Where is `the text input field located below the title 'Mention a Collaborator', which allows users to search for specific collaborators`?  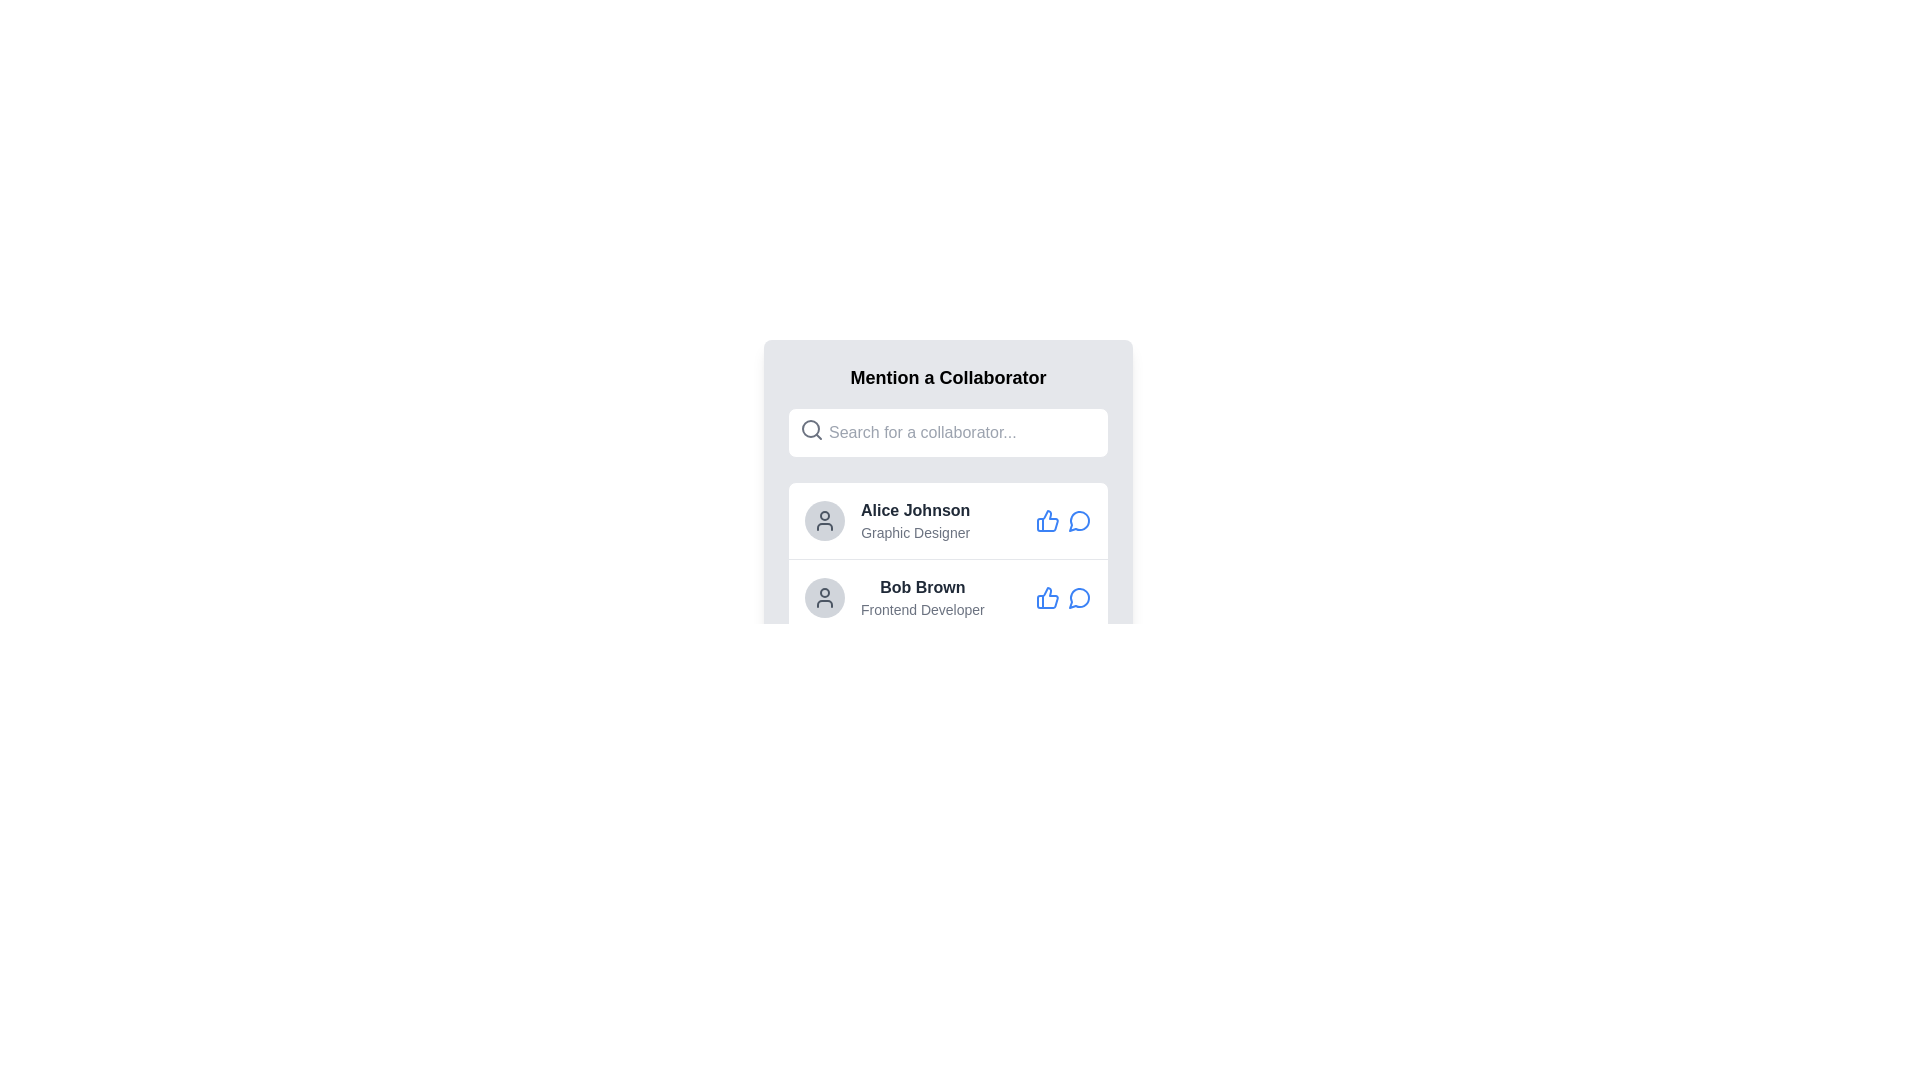 the text input field located below the title 'Mention a Collaborator', which allows users to search for specific collaborators is located at coordinates (947, 431).